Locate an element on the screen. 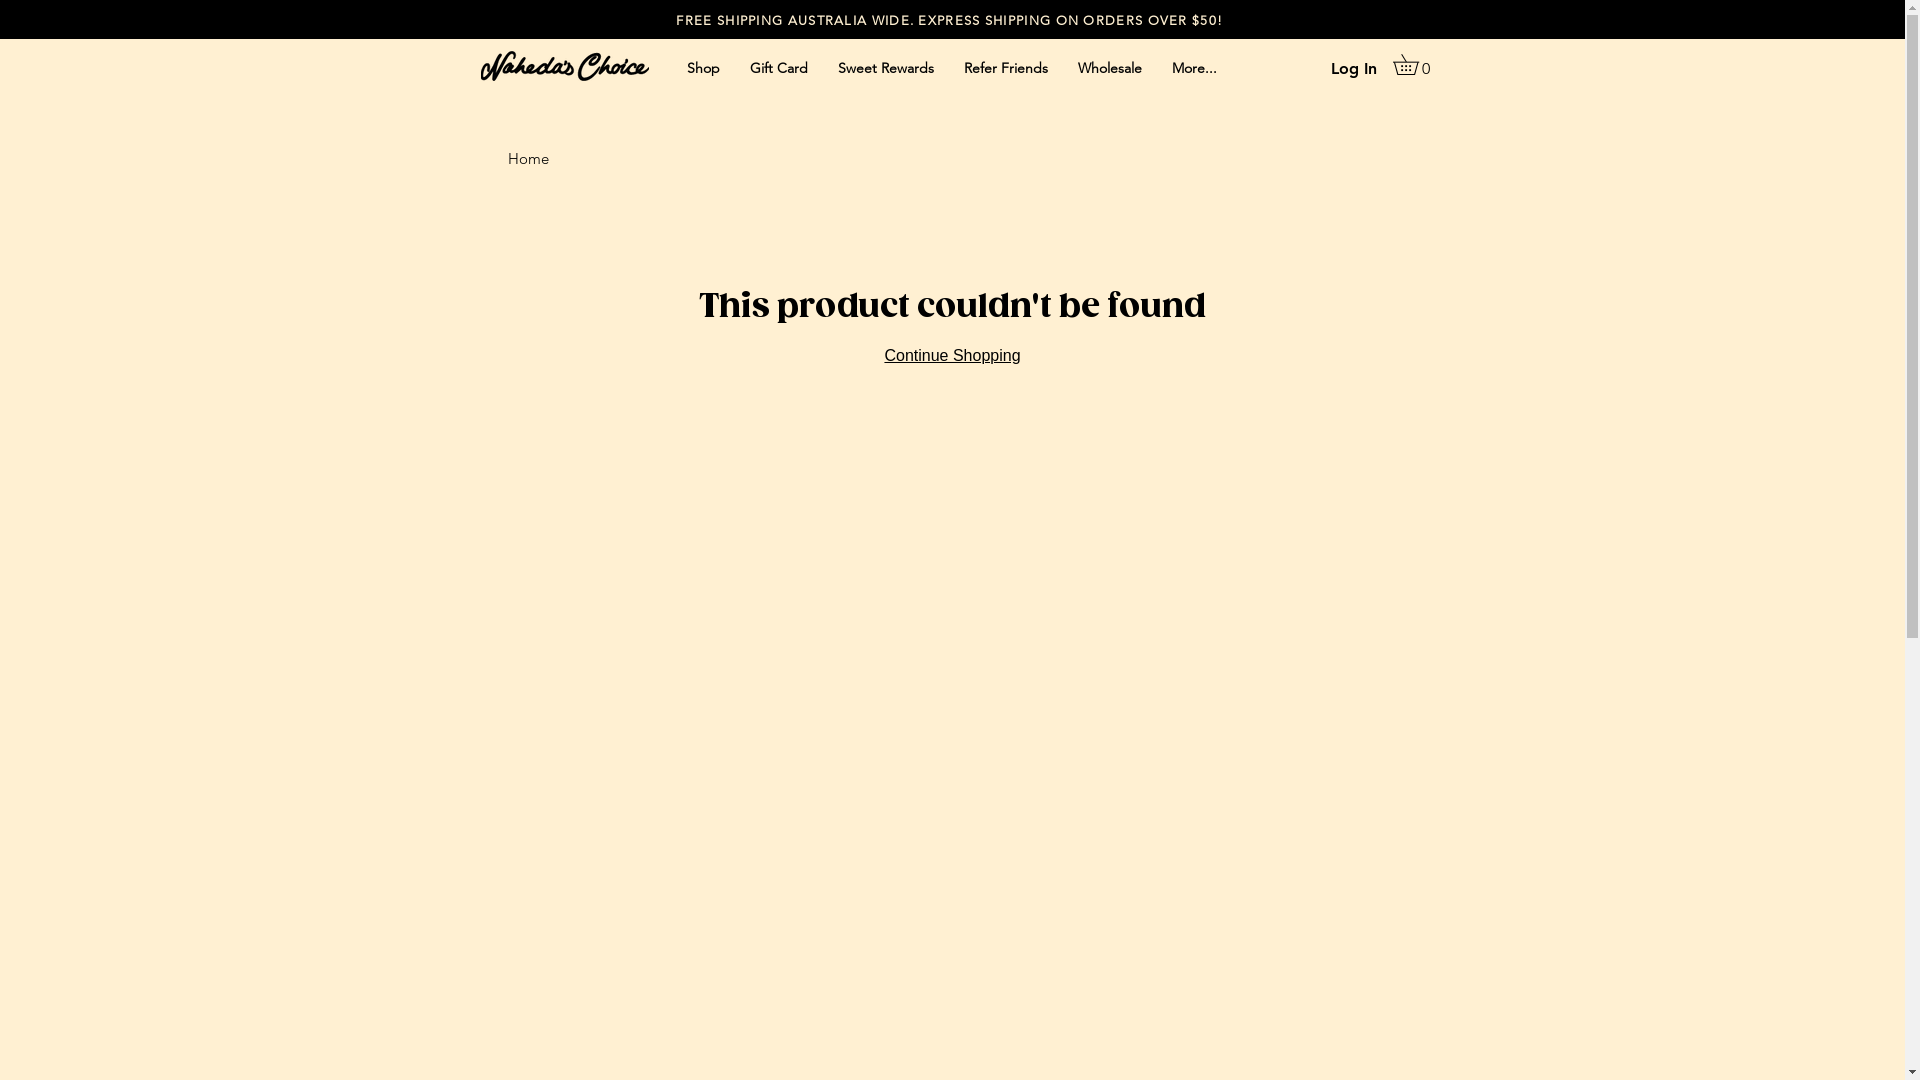  'Home' is located at coordinates (528, 157).